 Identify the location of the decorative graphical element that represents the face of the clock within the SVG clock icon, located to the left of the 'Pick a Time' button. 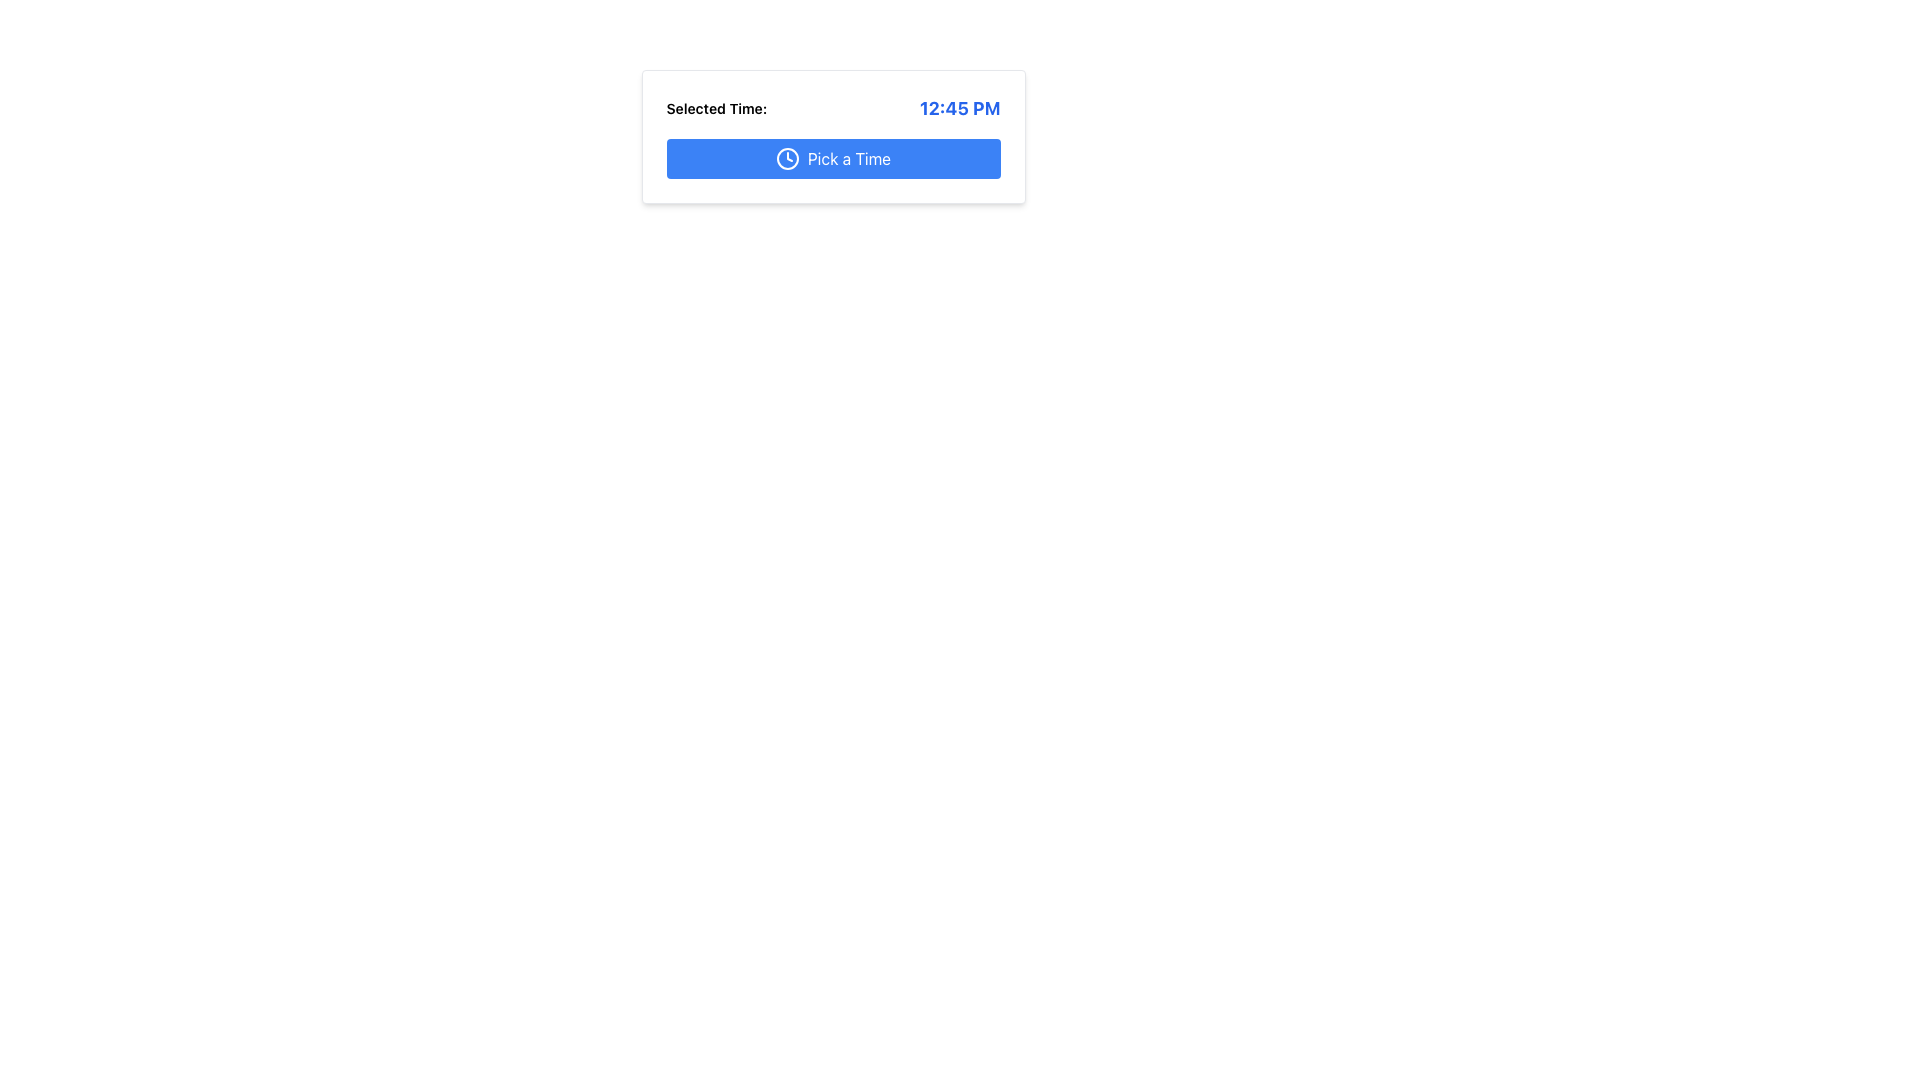
(786, 157).